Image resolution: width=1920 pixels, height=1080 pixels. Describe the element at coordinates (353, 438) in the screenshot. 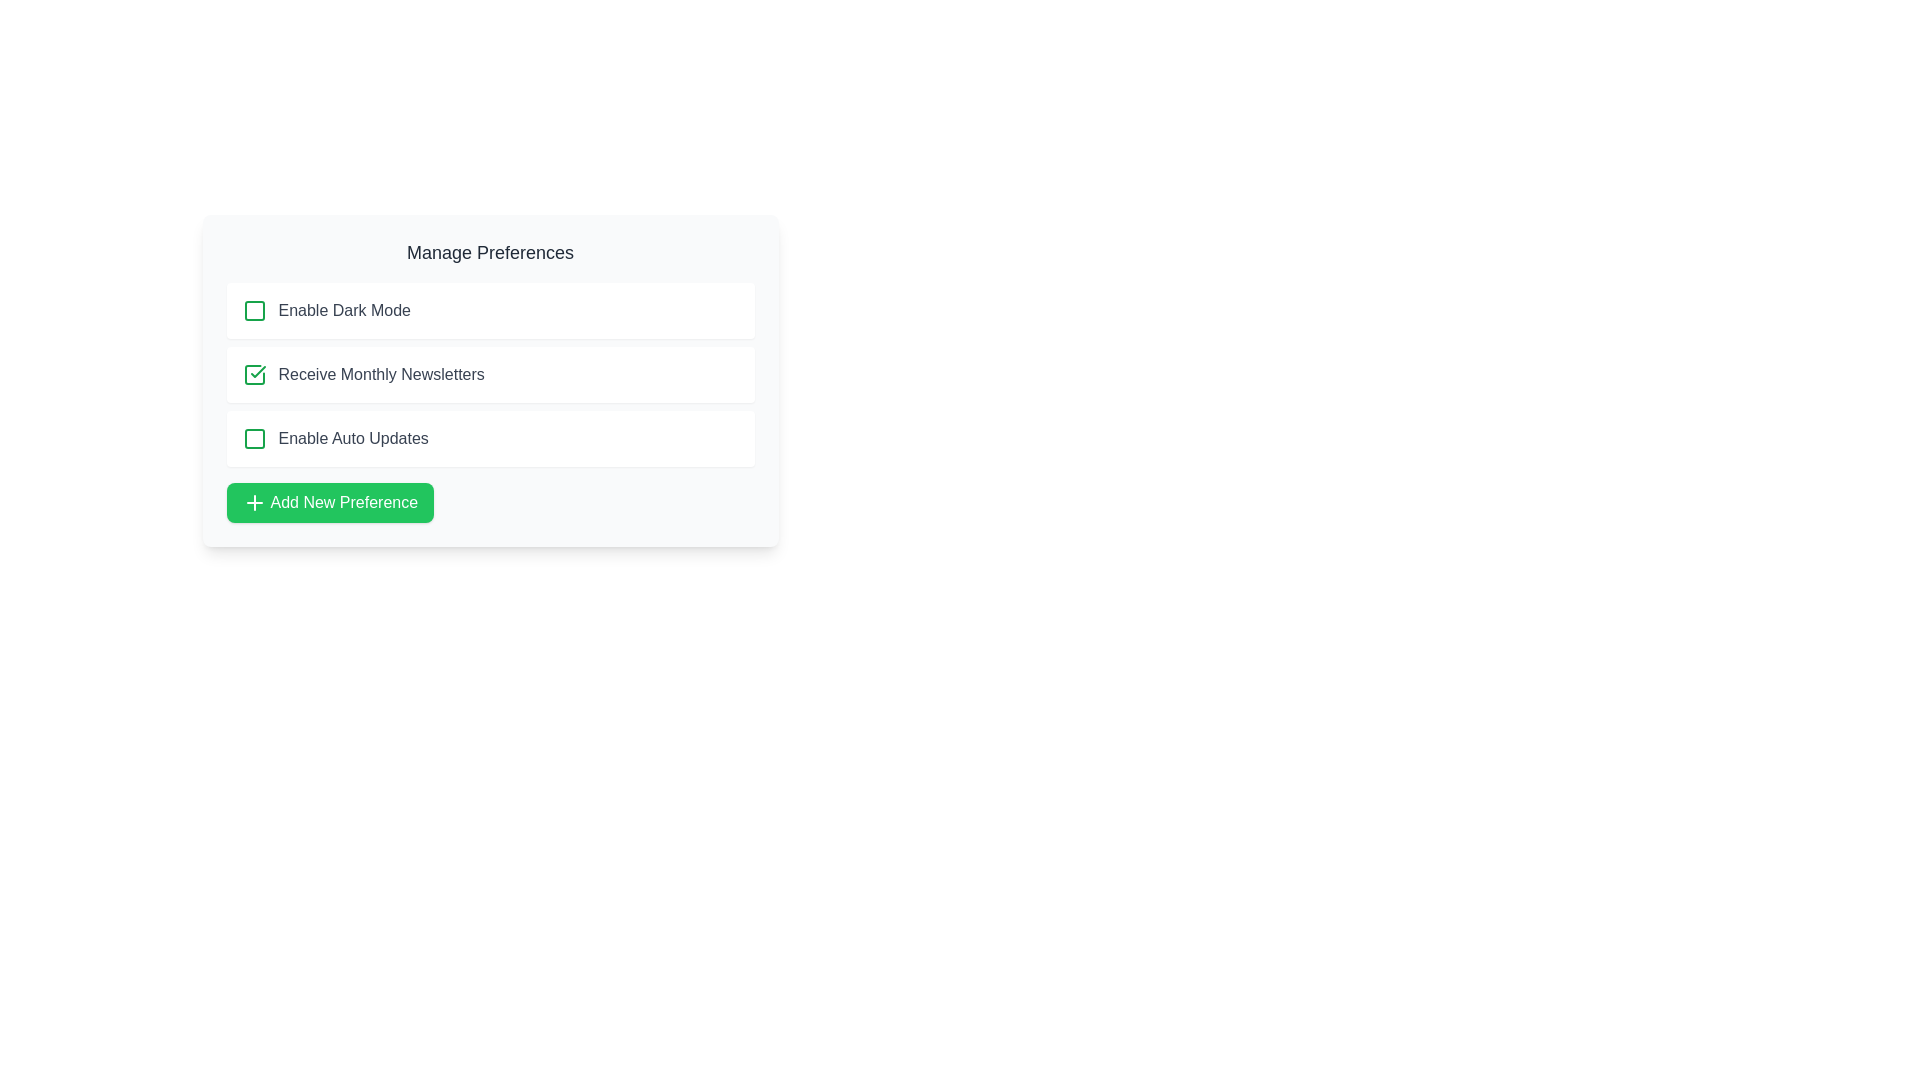

I see `the 'Enable Auto Updates' label text for accessibility purposes` at that location.